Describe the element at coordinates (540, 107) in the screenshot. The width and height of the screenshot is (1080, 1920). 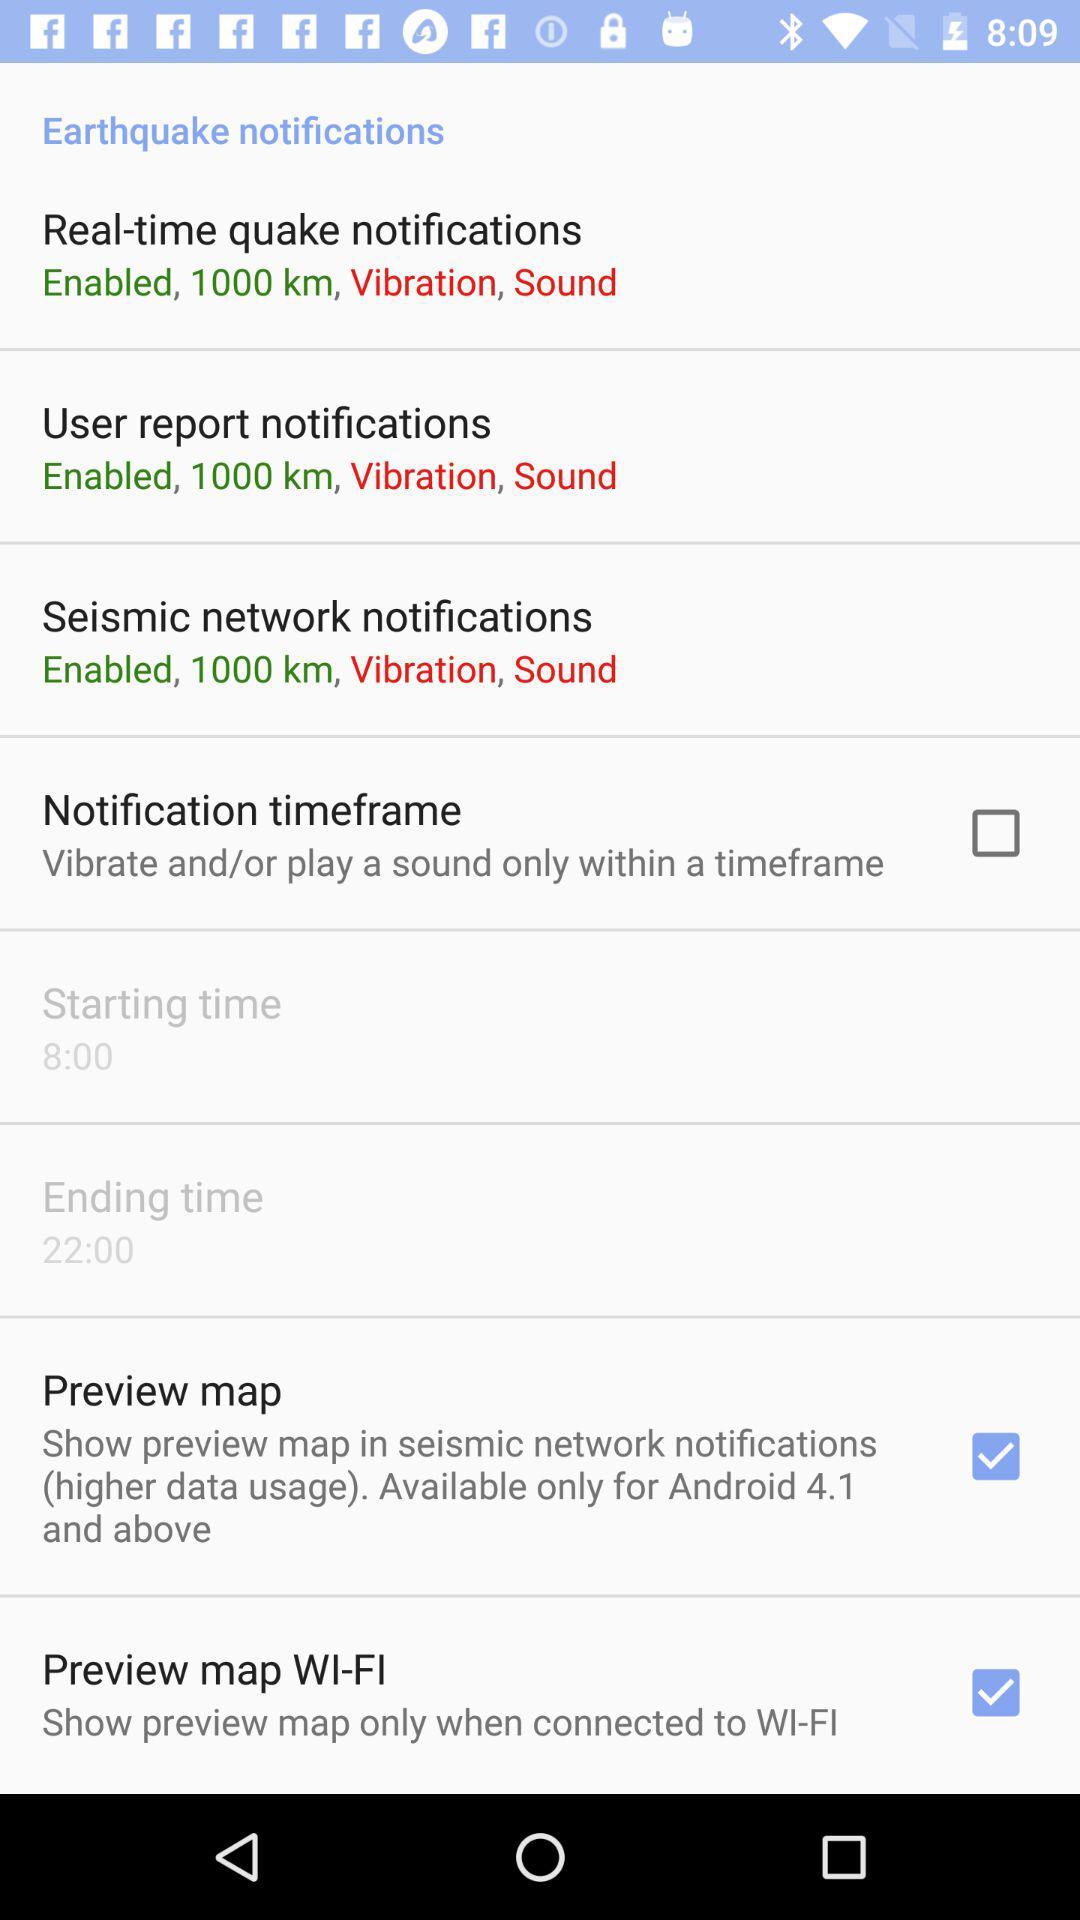
I see `earthquake notifications icon` at that location.